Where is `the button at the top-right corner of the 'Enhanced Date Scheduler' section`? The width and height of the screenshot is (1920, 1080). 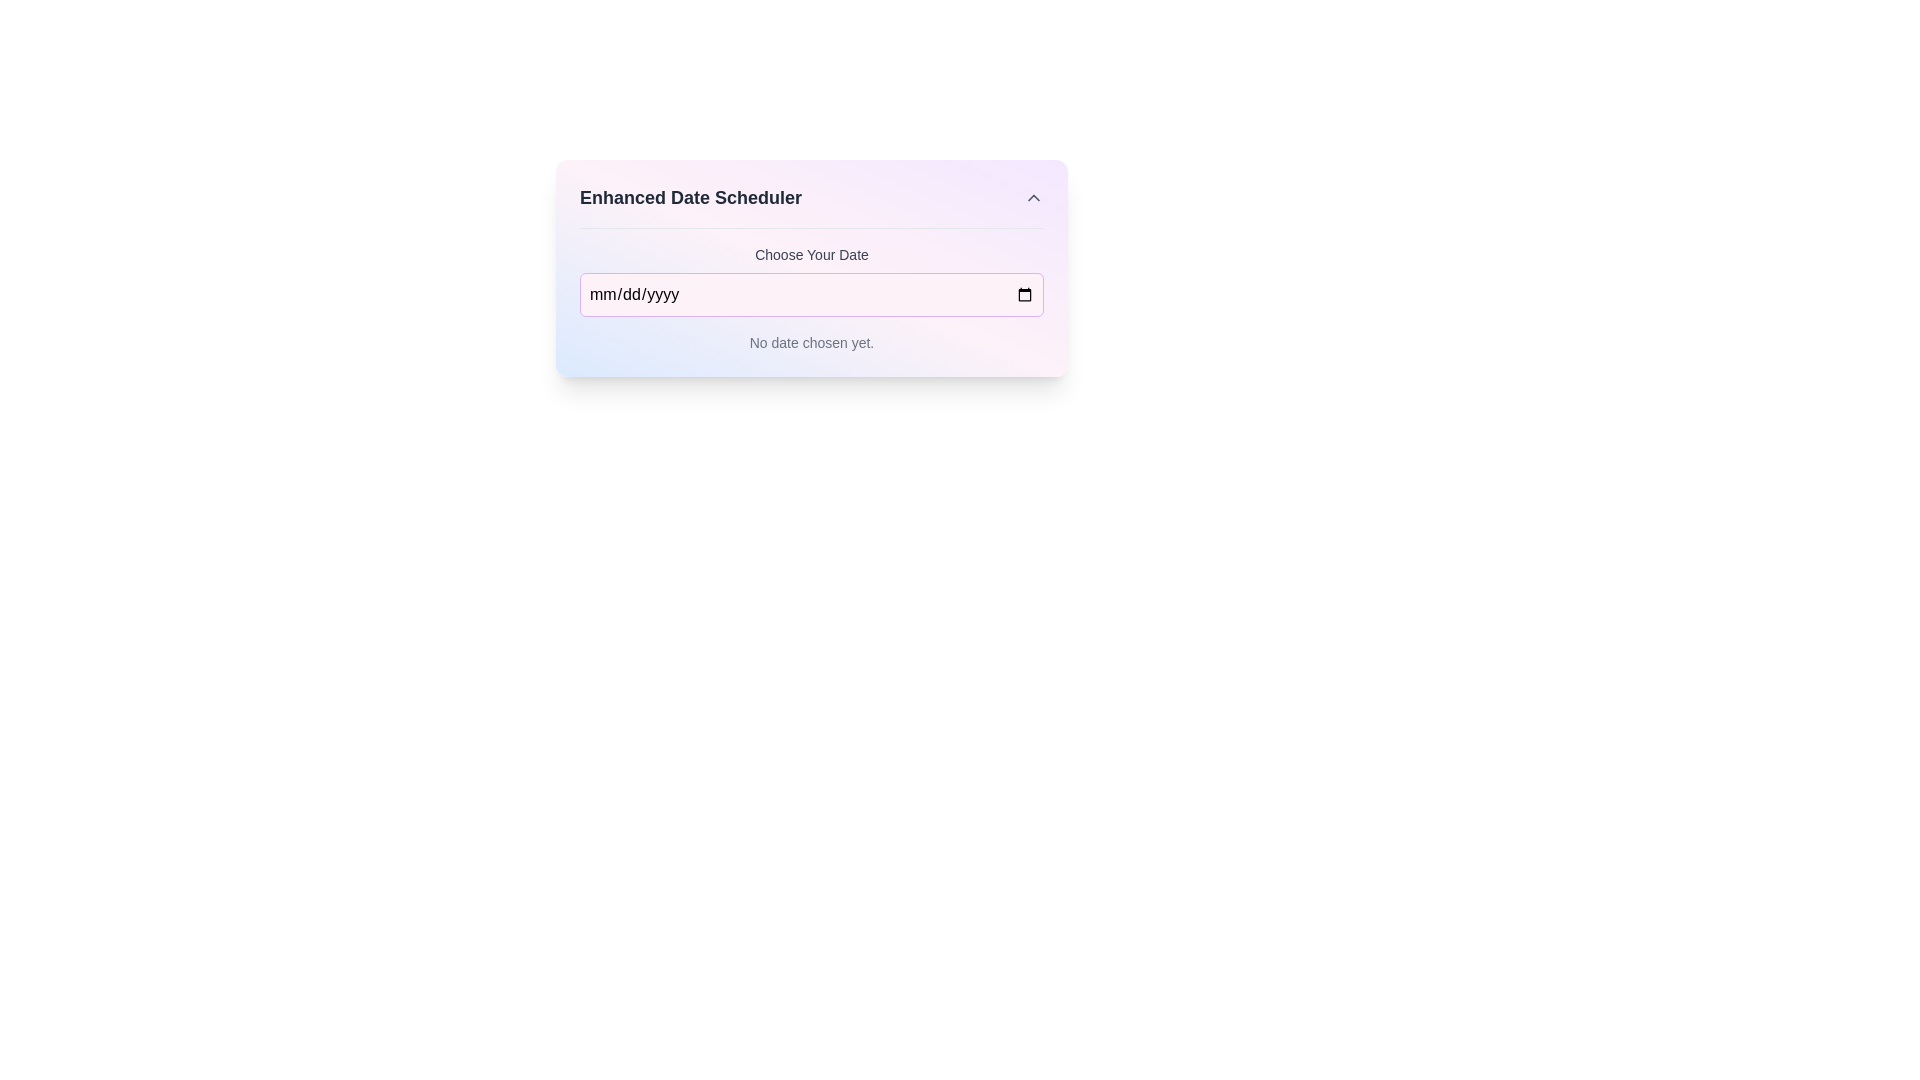
the button at the top-right corner of the 'Enhanced Date Scheduler' section is located at coordinates (1033, 197).